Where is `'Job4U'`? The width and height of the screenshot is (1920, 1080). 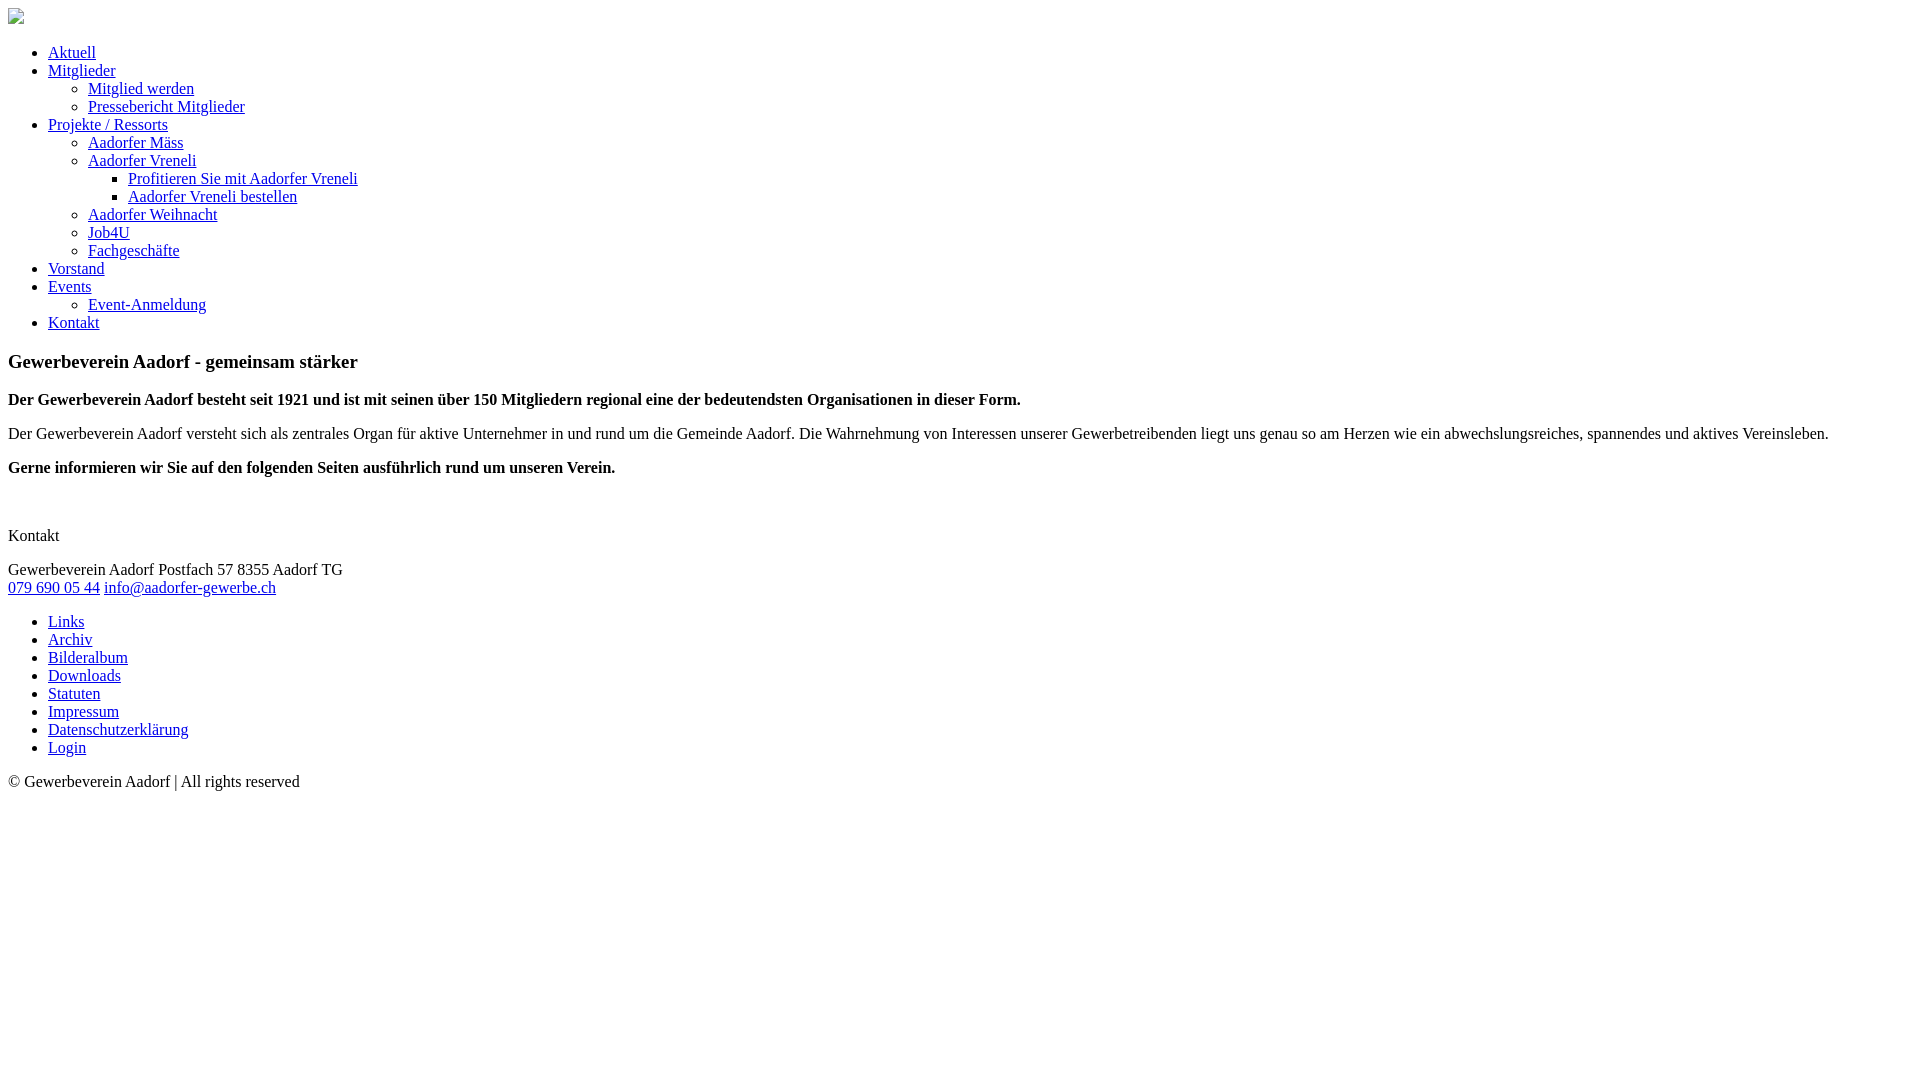
'Job4U' is located at coordinates (108, 231).